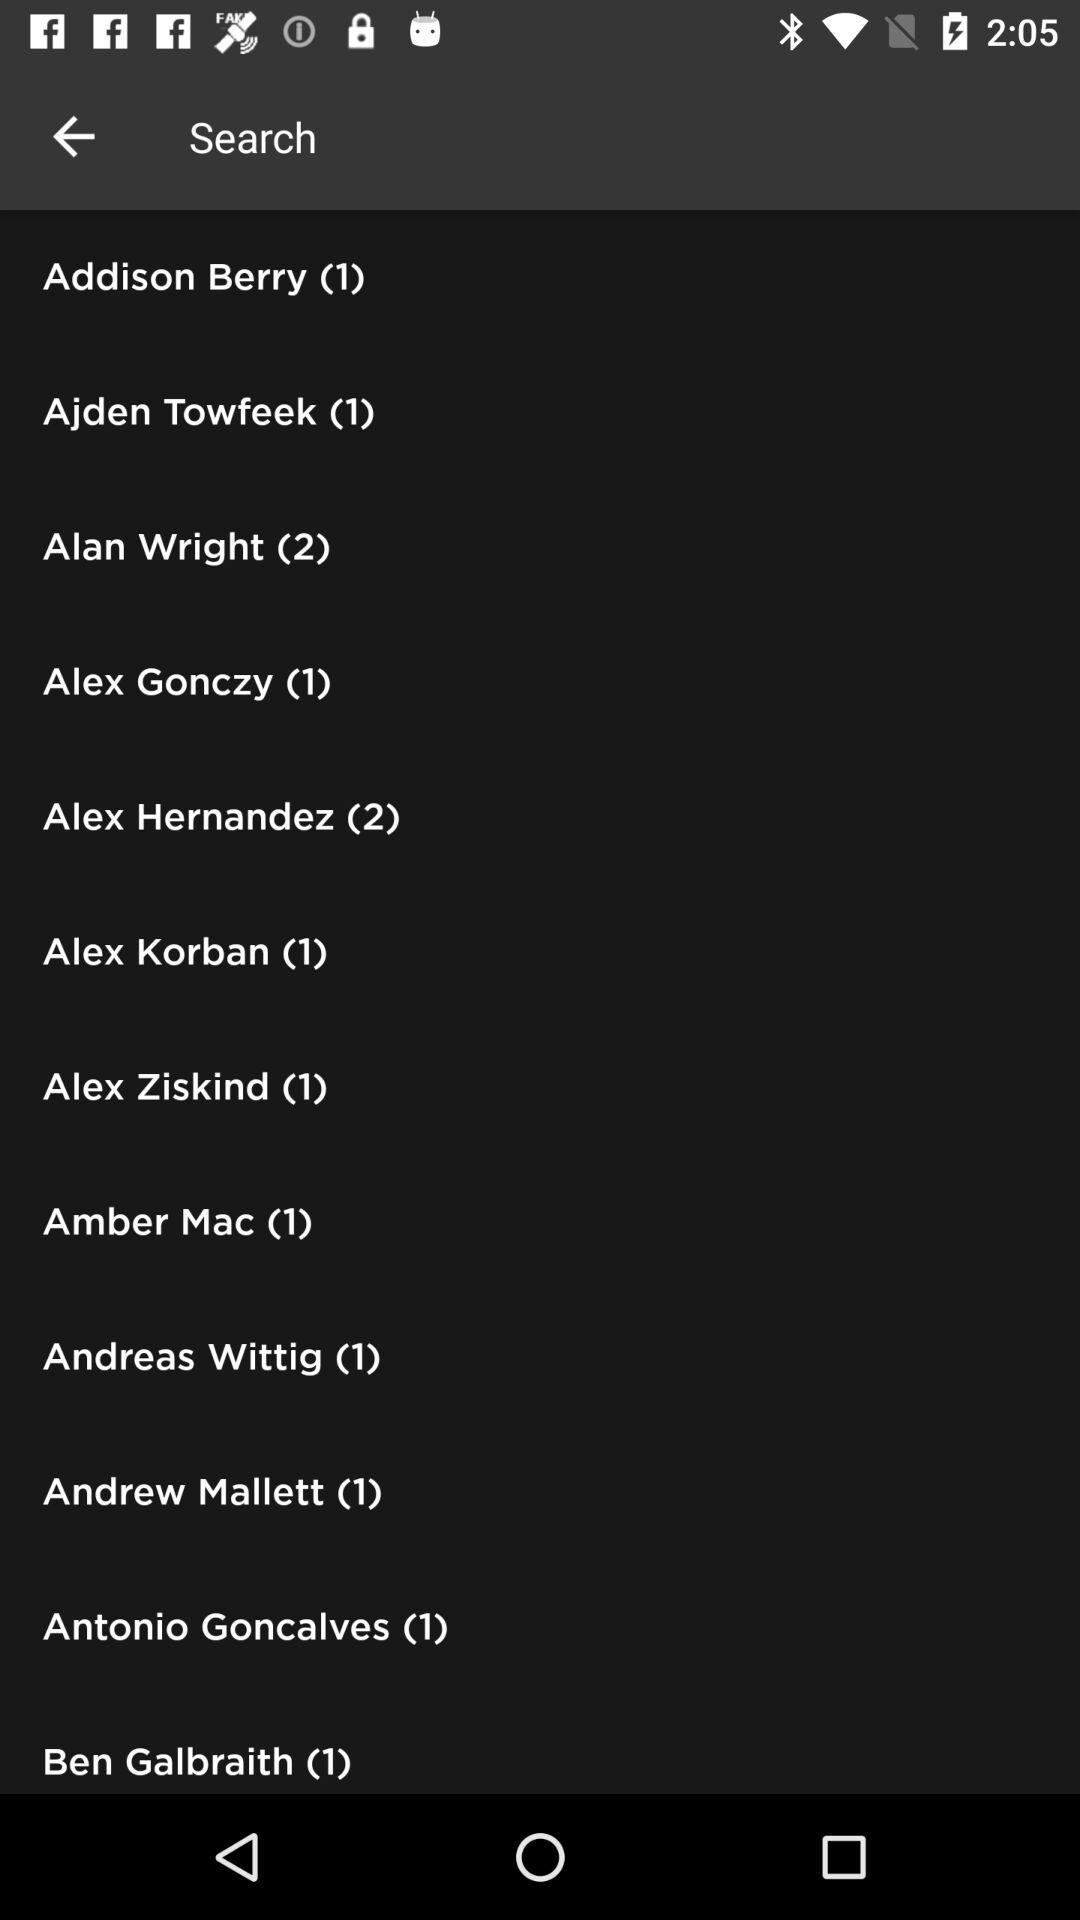 This screenshot has height=1920, width=1080. I want to click on the item to the left of the search icon, so click(72, 135).